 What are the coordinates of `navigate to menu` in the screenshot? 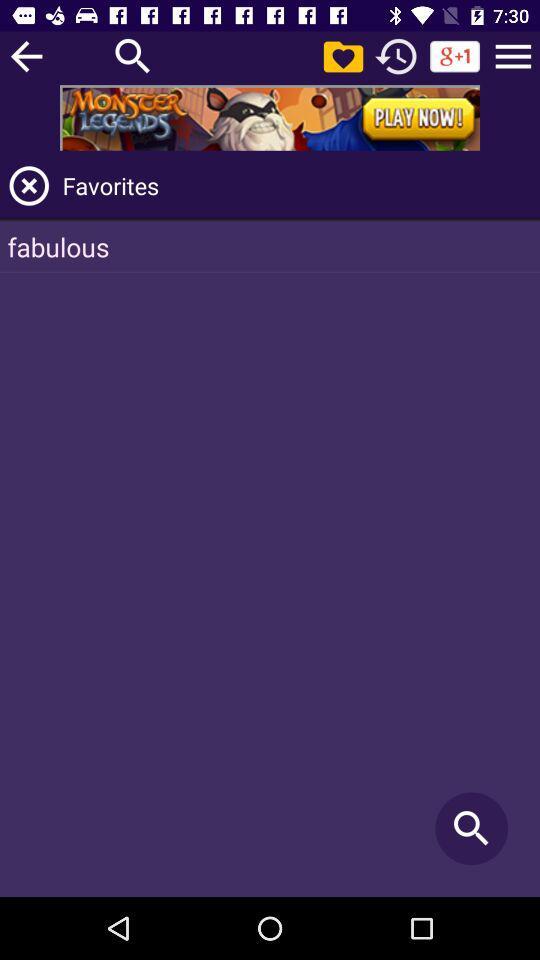 It's located at (513, 55).